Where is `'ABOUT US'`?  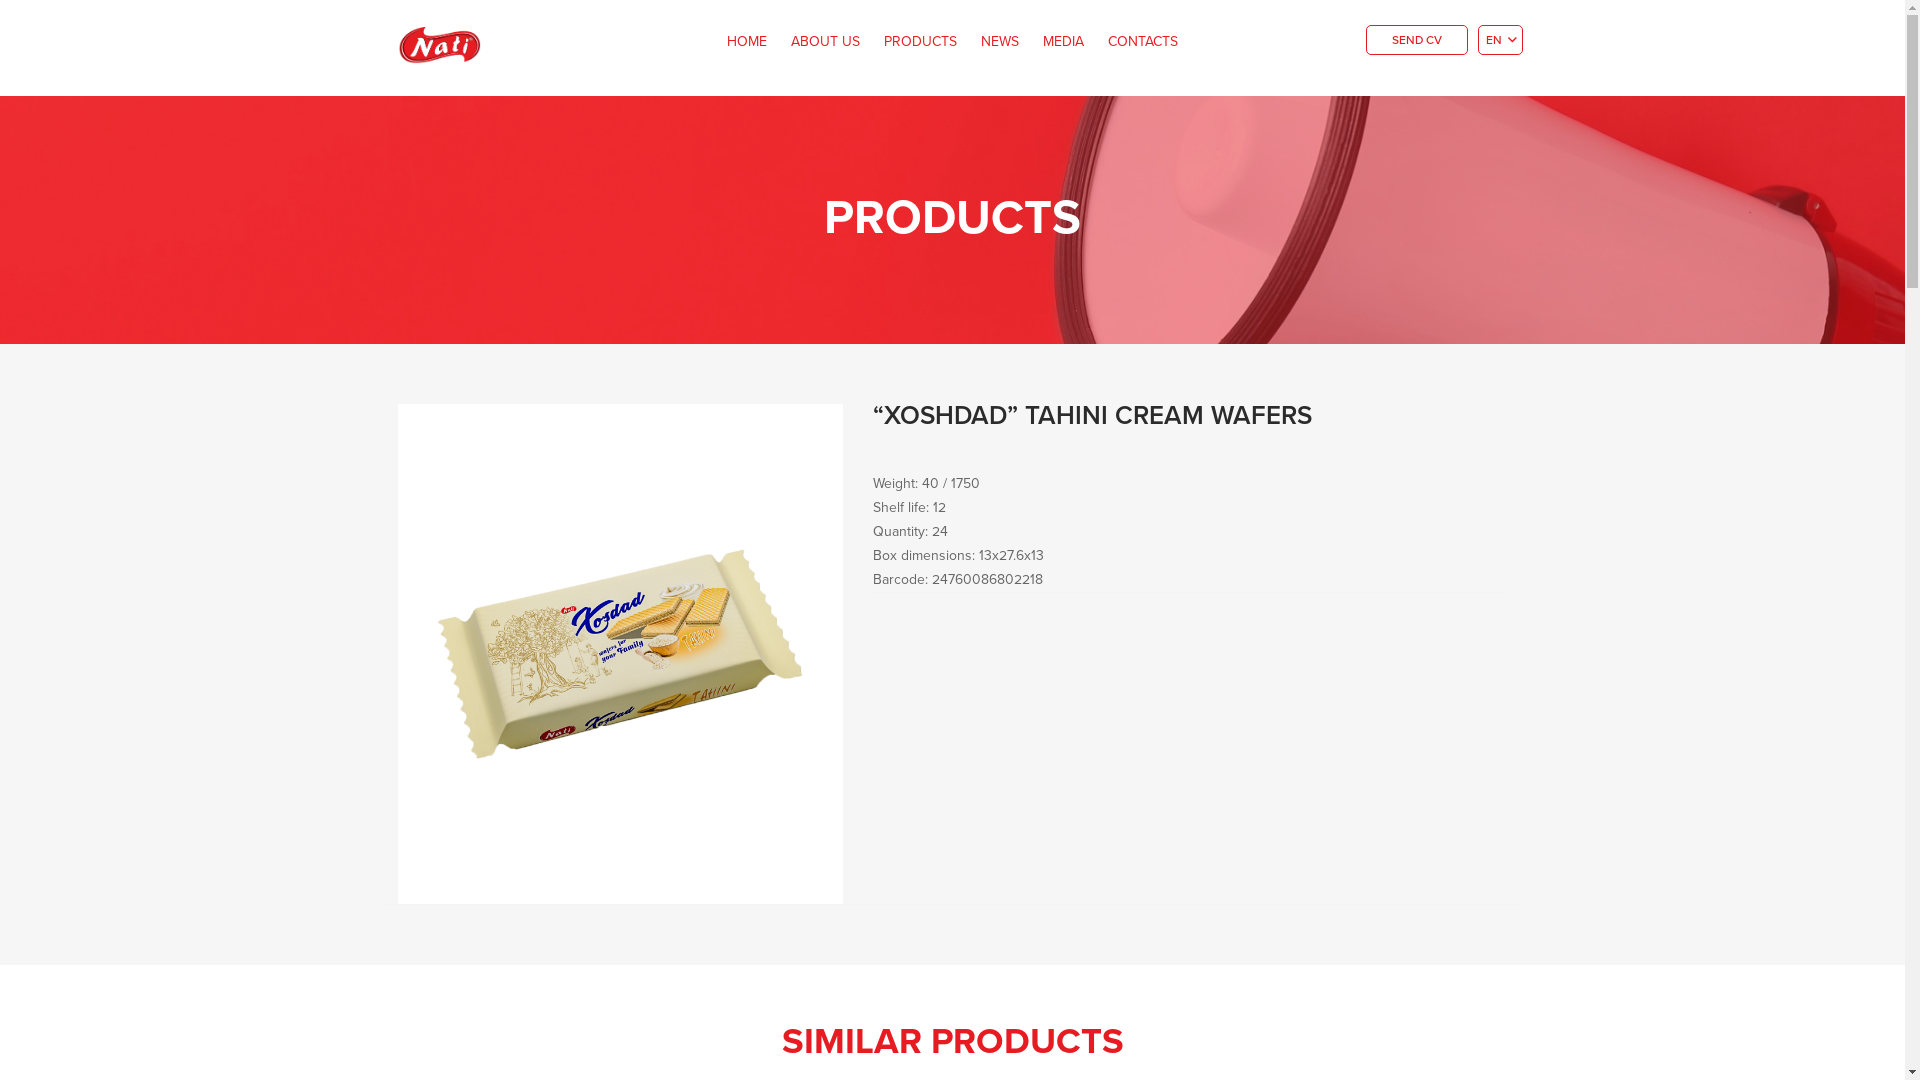 'ABOUT US' is located at coordinates (825, 42).